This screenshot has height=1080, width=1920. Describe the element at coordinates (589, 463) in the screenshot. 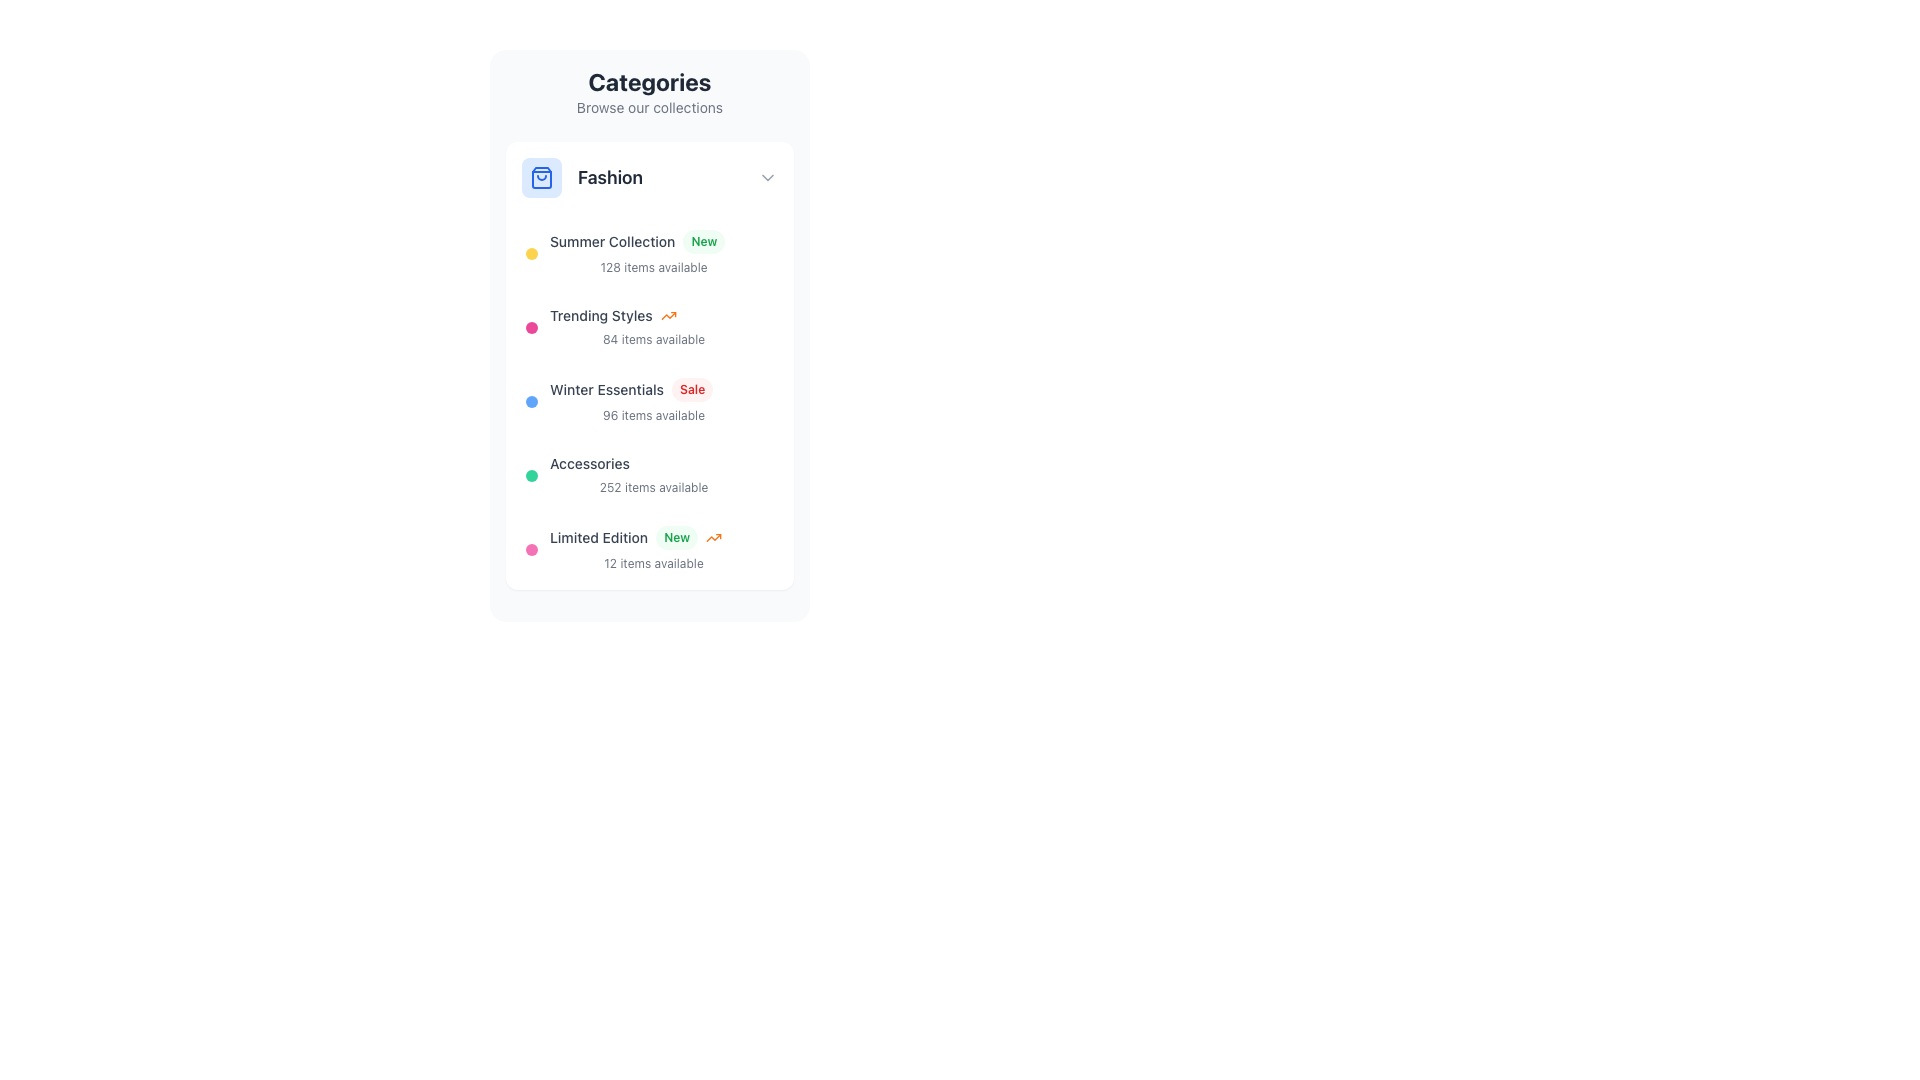

I see `the 'Accessories' text label, which is the fourth element in the vertical list of categories within the fashion section, styled in gray with a hover effect that changes it to blue` at that location.